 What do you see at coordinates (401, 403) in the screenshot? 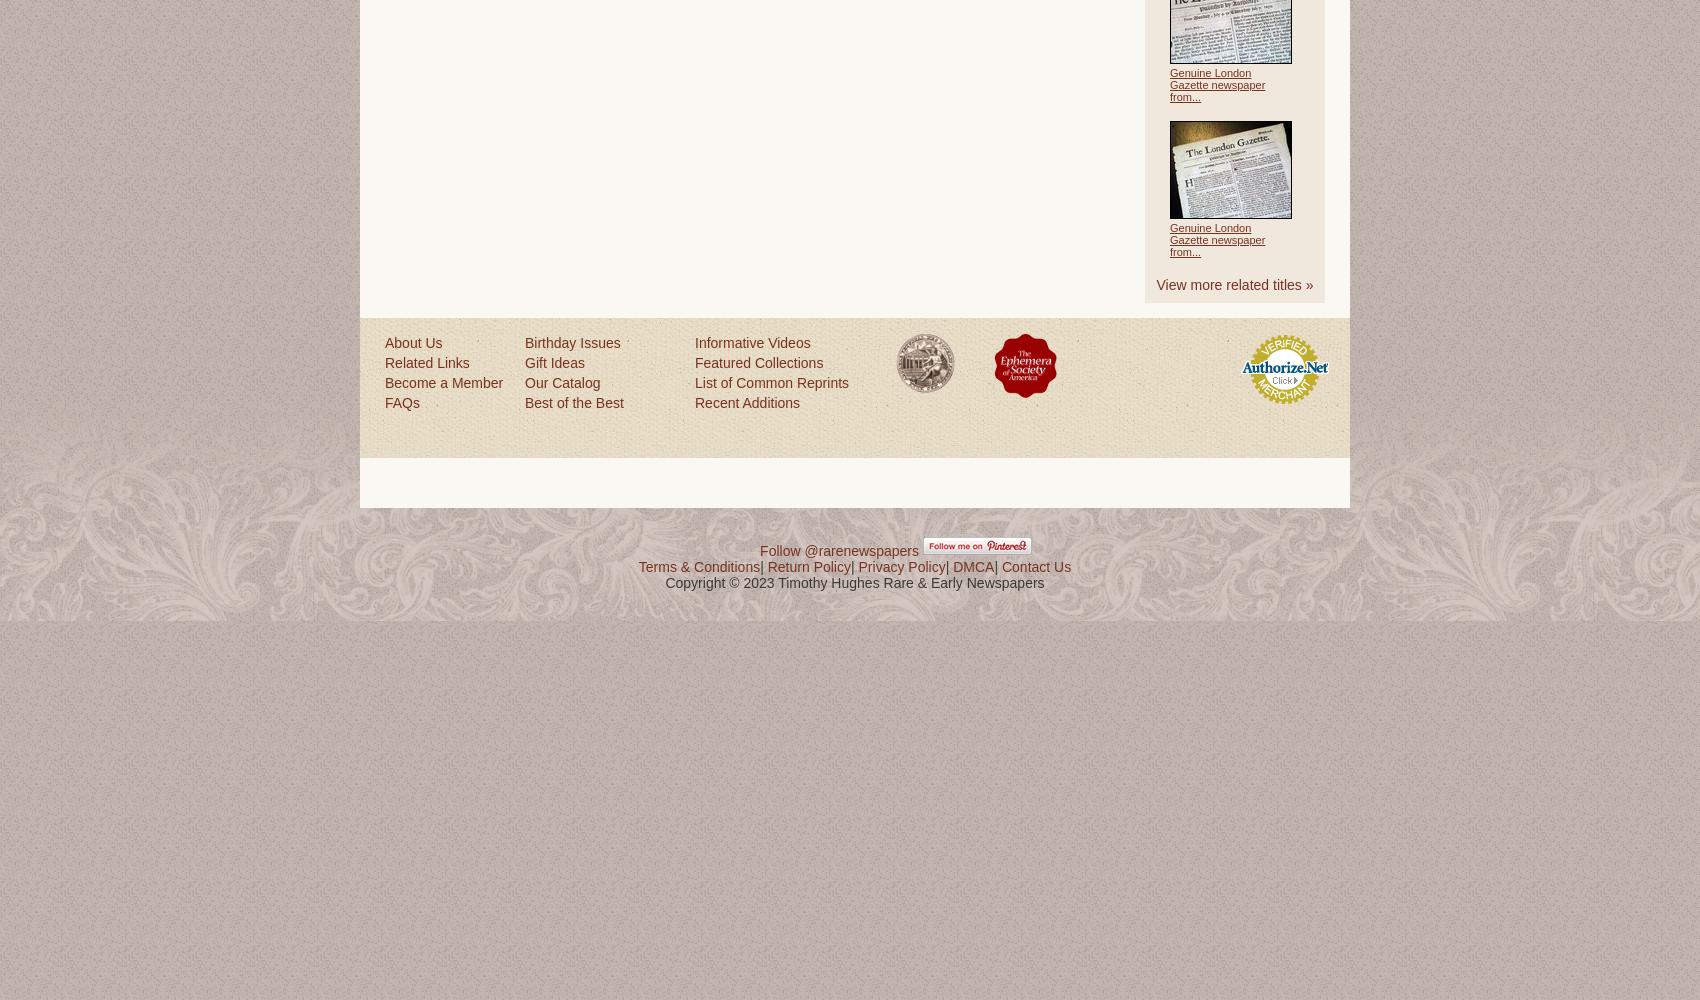
I see `'FAQs'` at bounding box center [401, 403].